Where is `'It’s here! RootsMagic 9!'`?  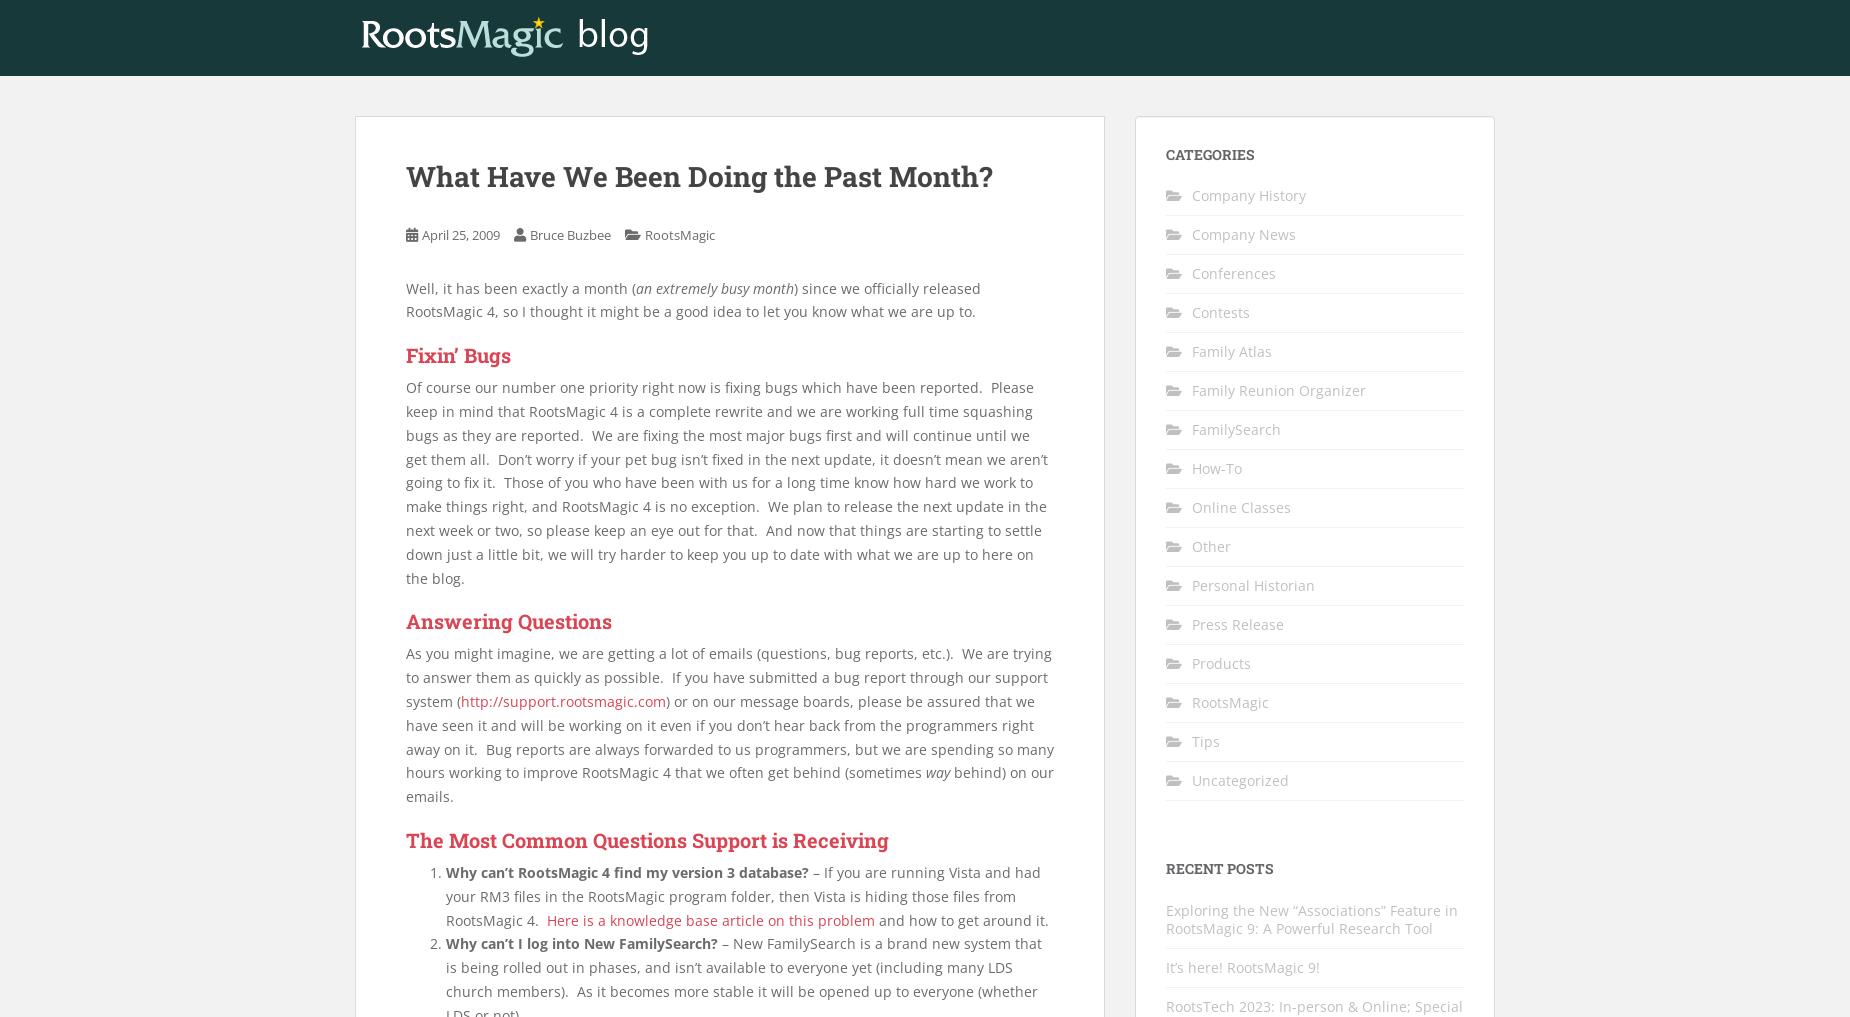 'It’s here! RootsMagic 9!' is located at coordinates (1242, 966).